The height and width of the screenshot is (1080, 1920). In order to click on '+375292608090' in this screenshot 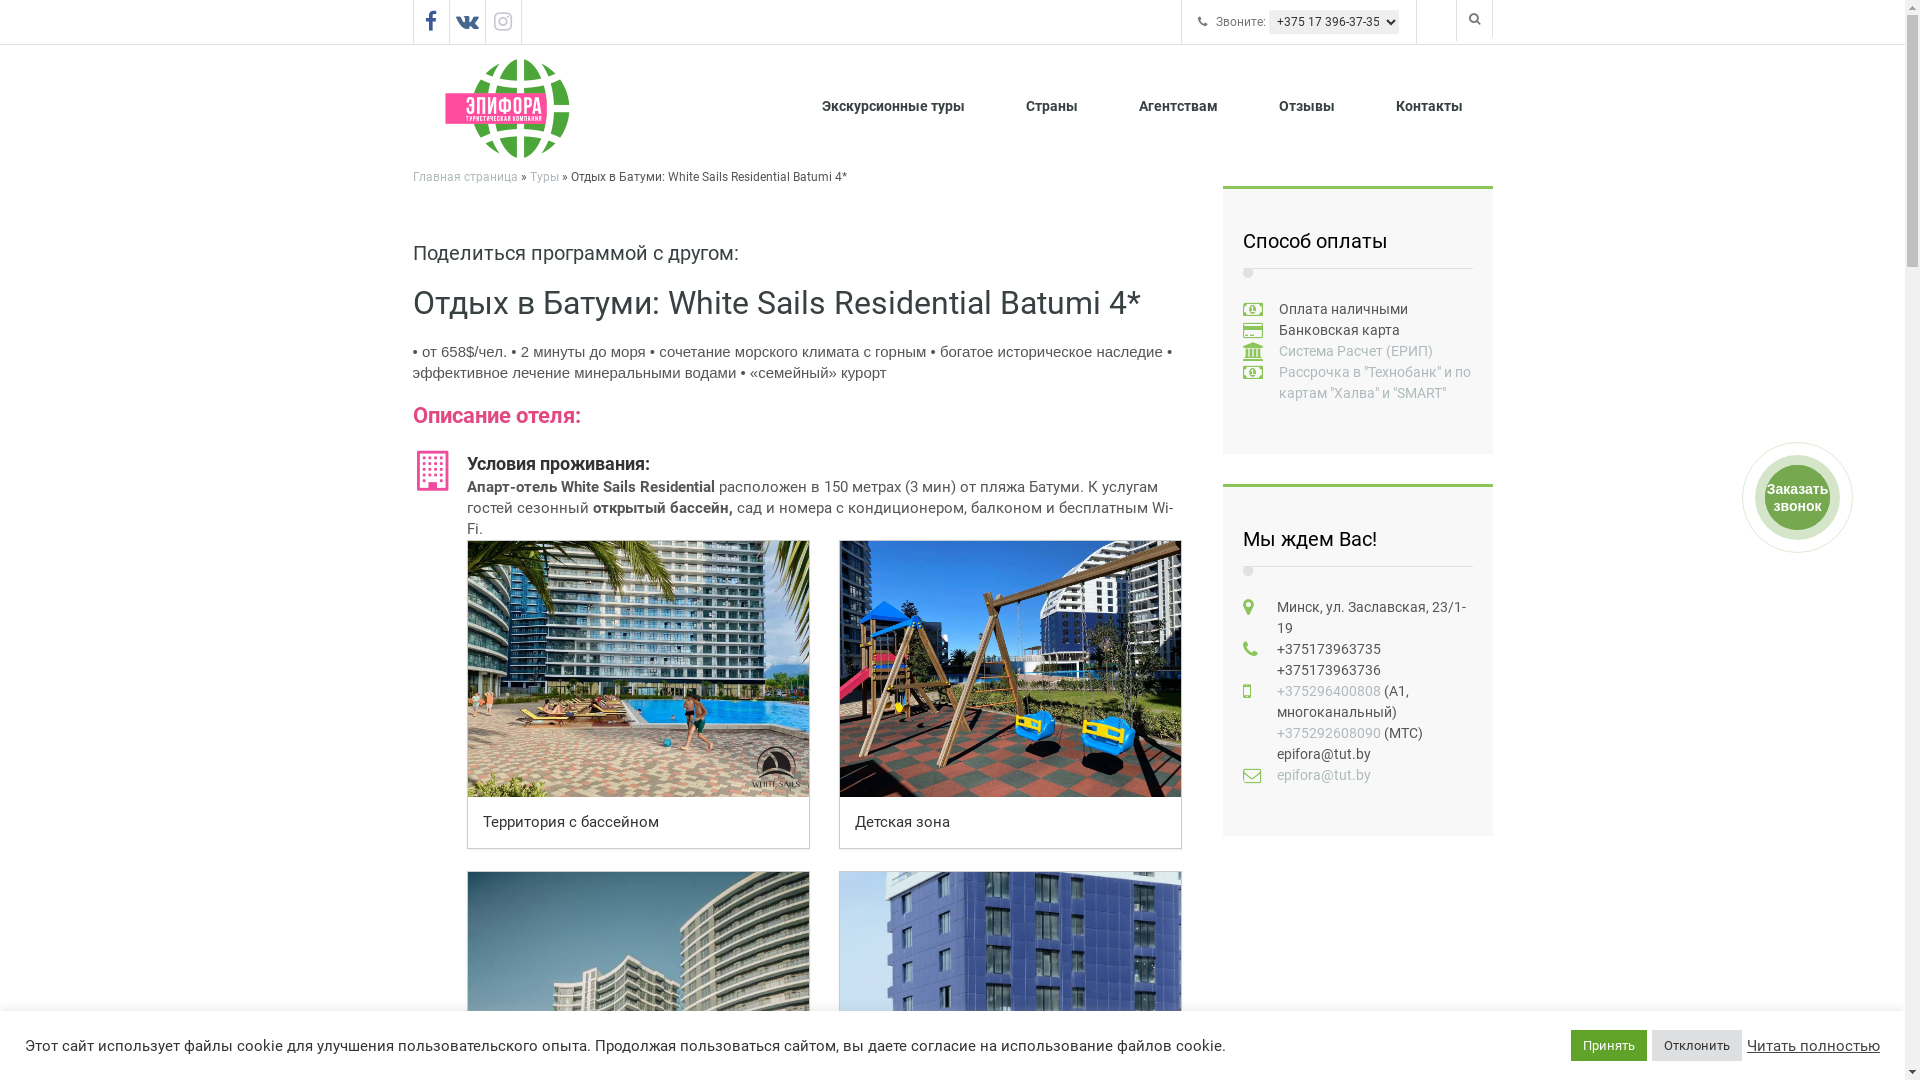, I will do `click(1328, 732)`.